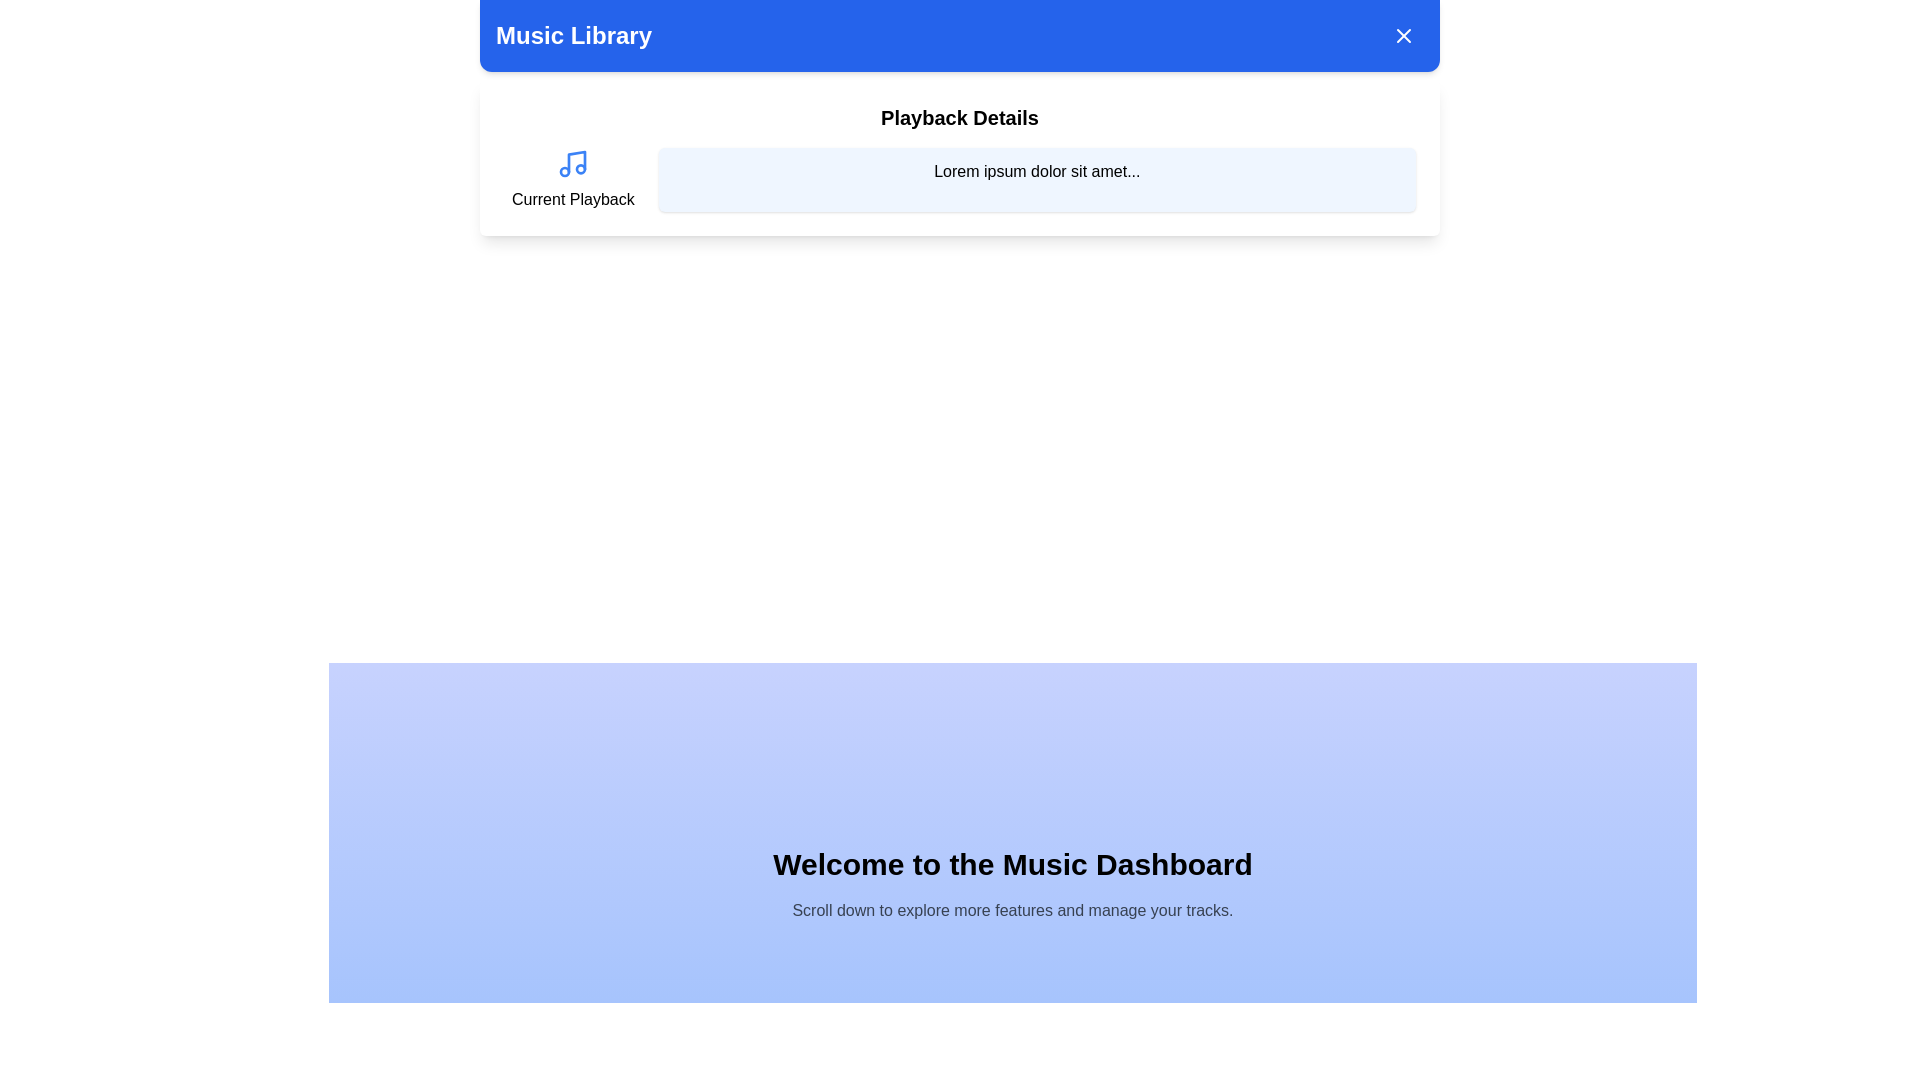 The image size is (1920, 1080). What do you see at coordinates (576, 161) in the screenshot?
I see `the vertical line segment resembling a musical note stem within the music-related icon located at the top-left of the card element under the 'Music Library' header` at bounding box center [576, 161].